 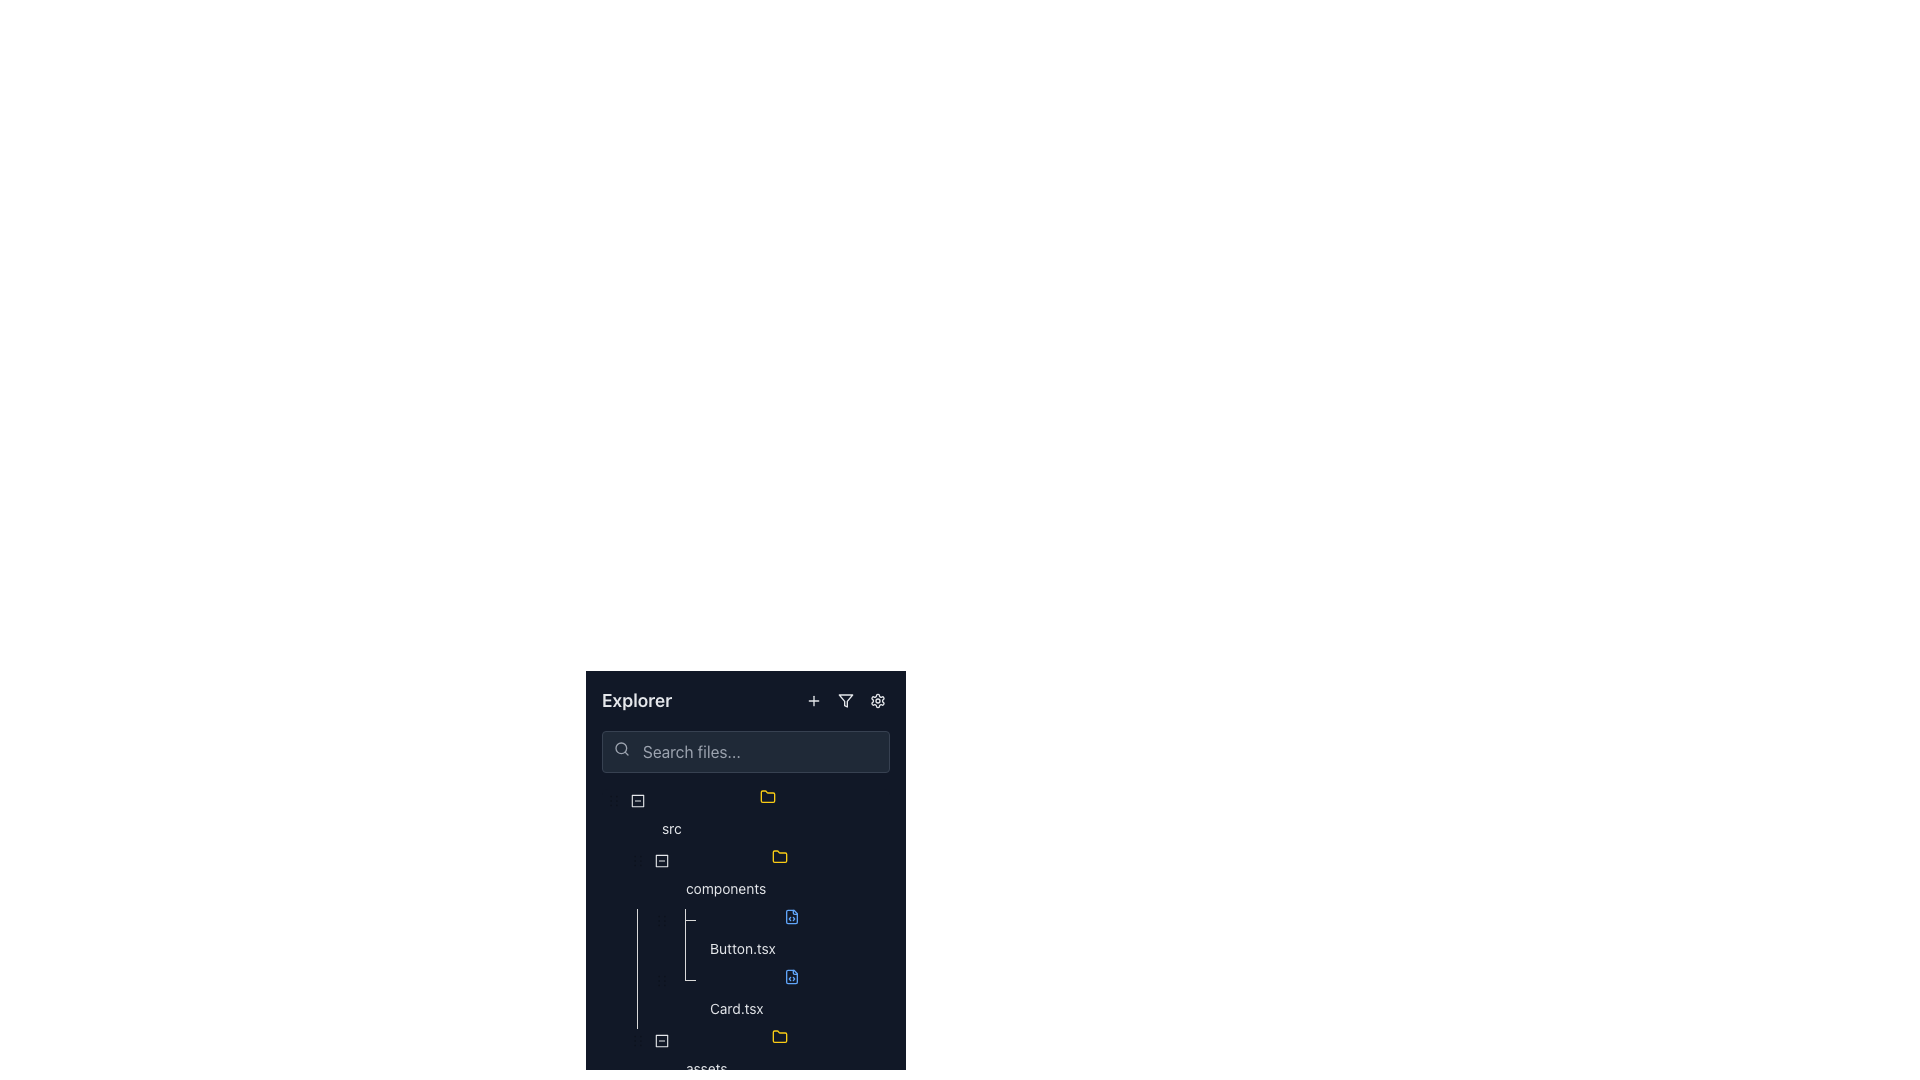 What do you see at coordinates (791, 917) in the screenshot?
I see `the file type icon next to the 'Button.tsx' entry in the file explorer panel` at bounding box center [791, 917].